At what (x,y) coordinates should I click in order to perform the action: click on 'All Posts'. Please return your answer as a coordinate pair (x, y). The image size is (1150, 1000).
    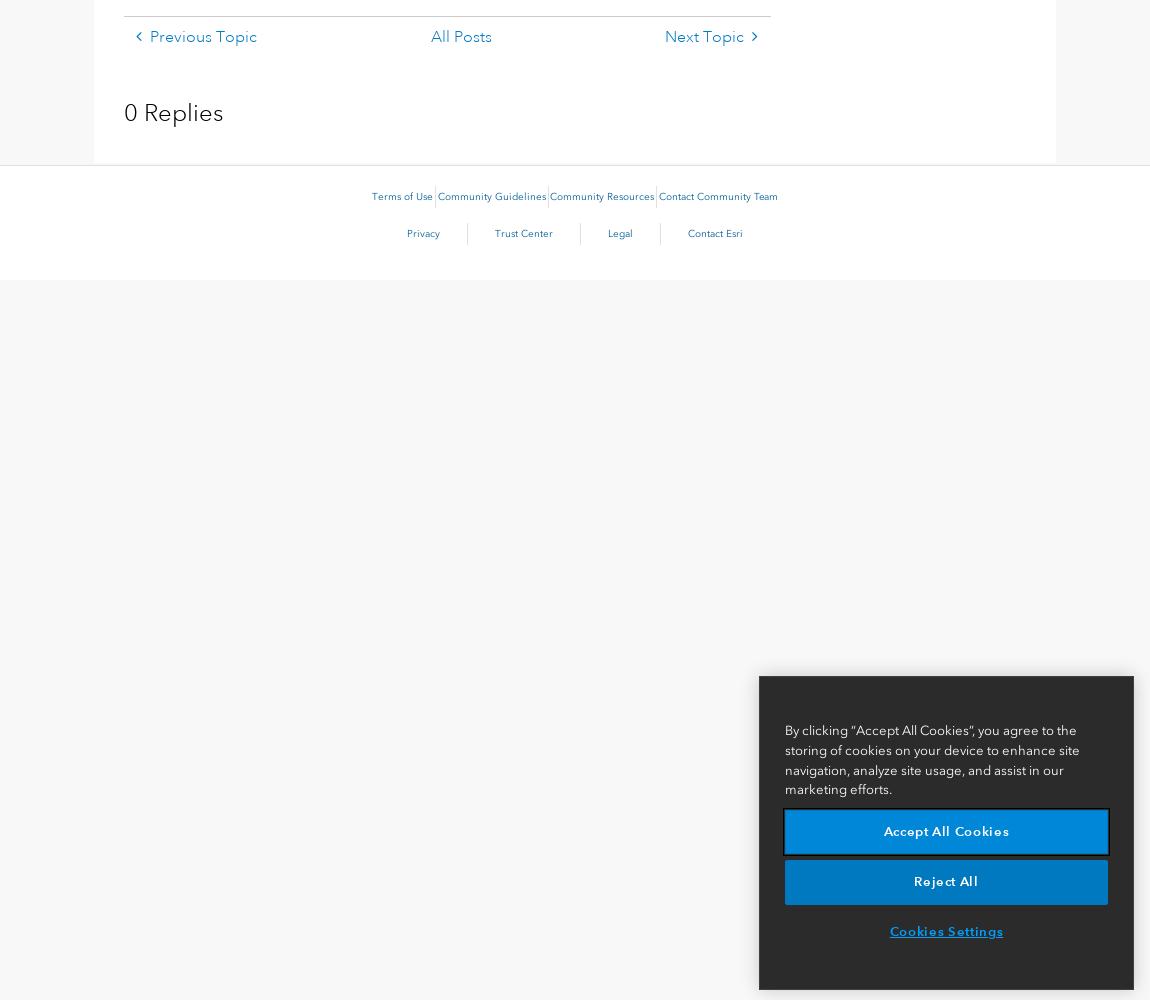
    Looking at the image, I should click on (460, 36).